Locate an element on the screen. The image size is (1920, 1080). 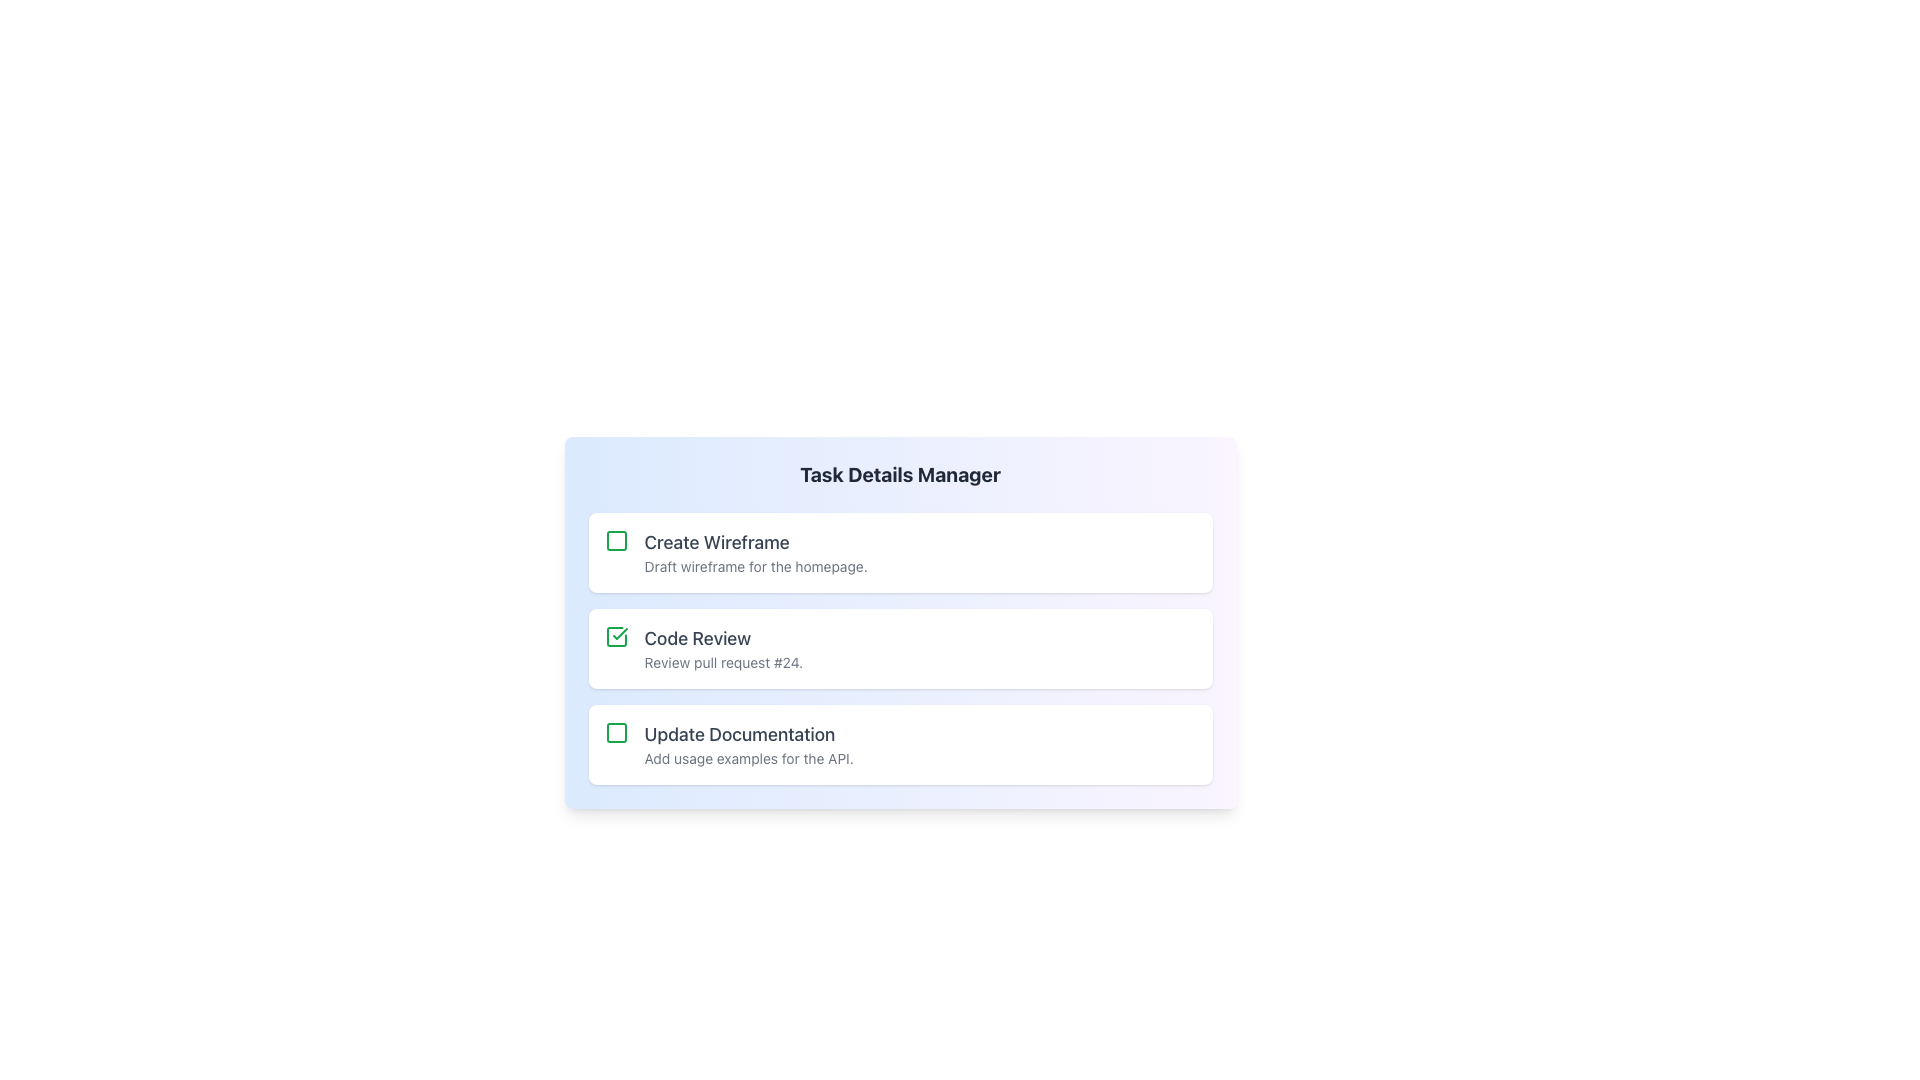
the descriptive text label providing context for the task 'Update Documentation', located below the title text within the task card is located at coordinates (748, 759).